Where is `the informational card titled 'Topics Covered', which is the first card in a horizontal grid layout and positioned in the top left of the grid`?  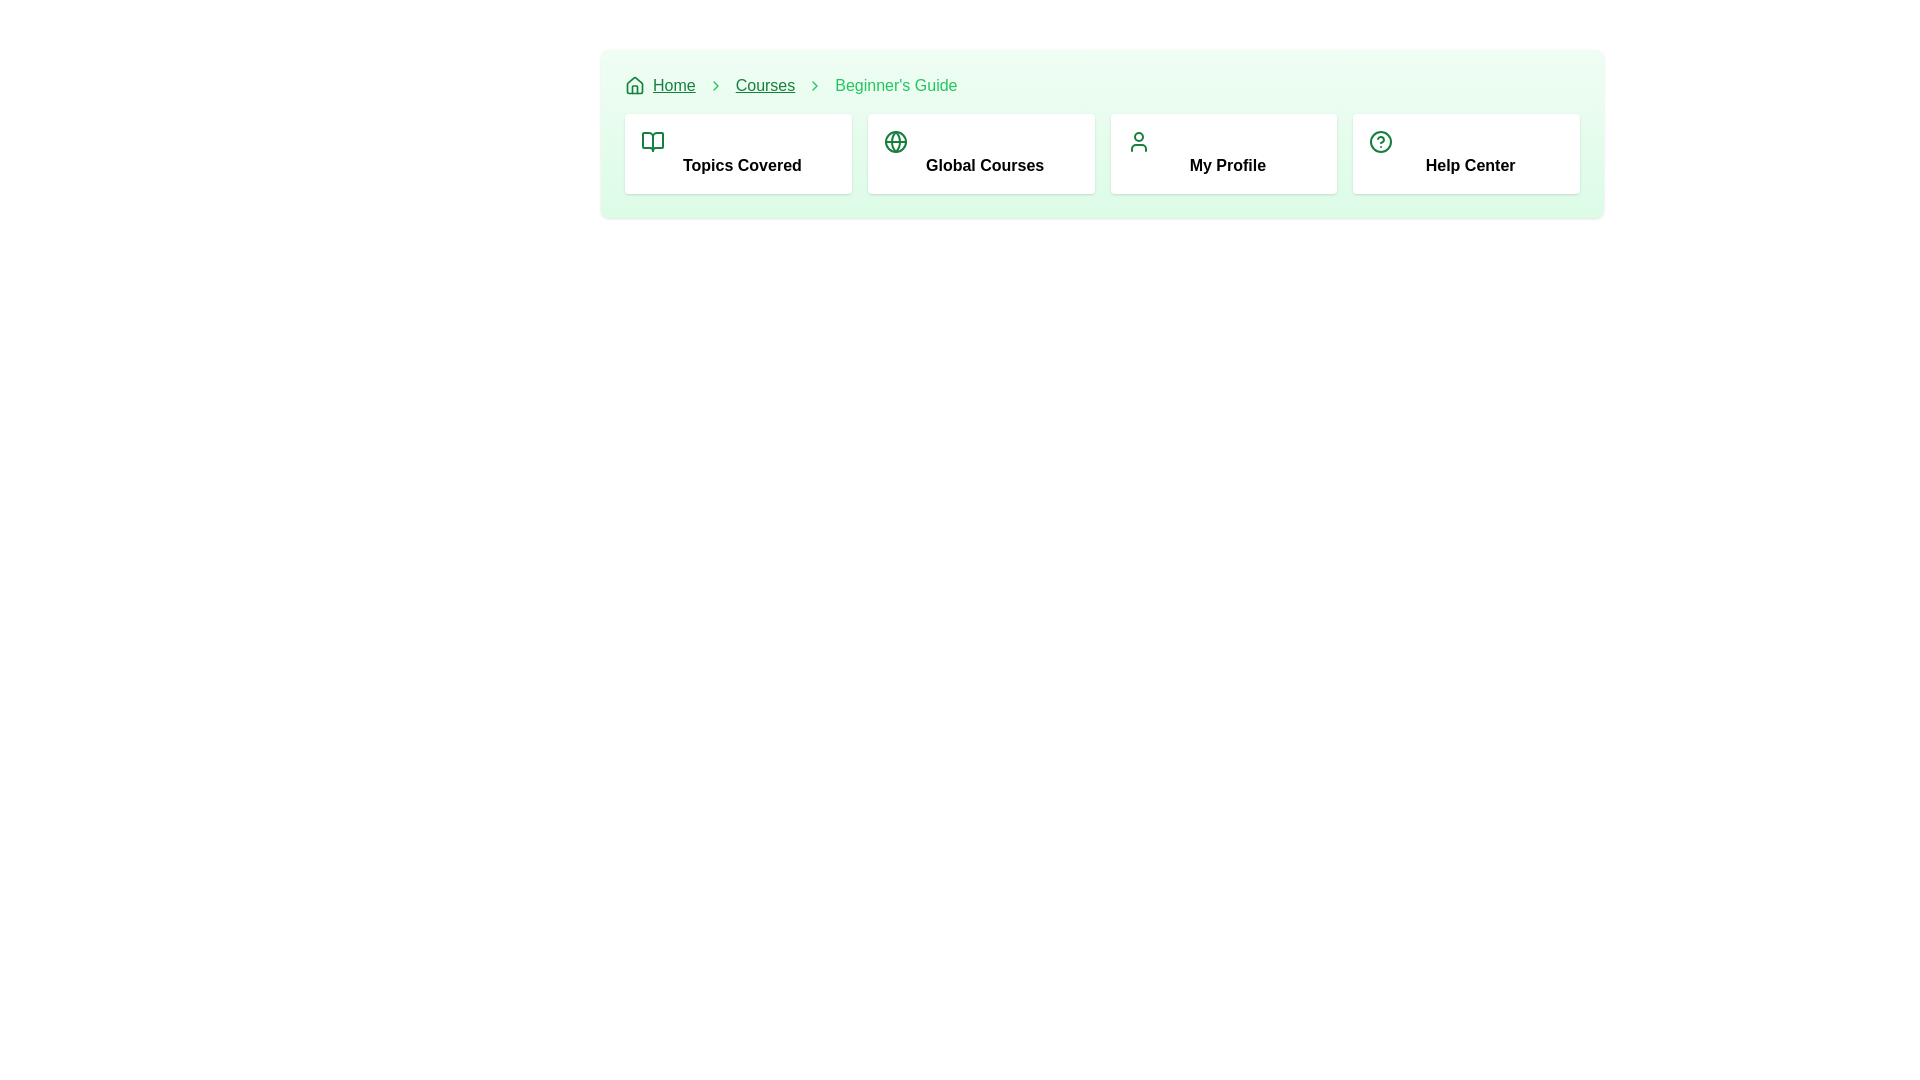 the informational card titled 'Topics Covered', which is the first card in a horizontal grid layout and positioned in the top left of the grid is located at coordinates (737, 153).